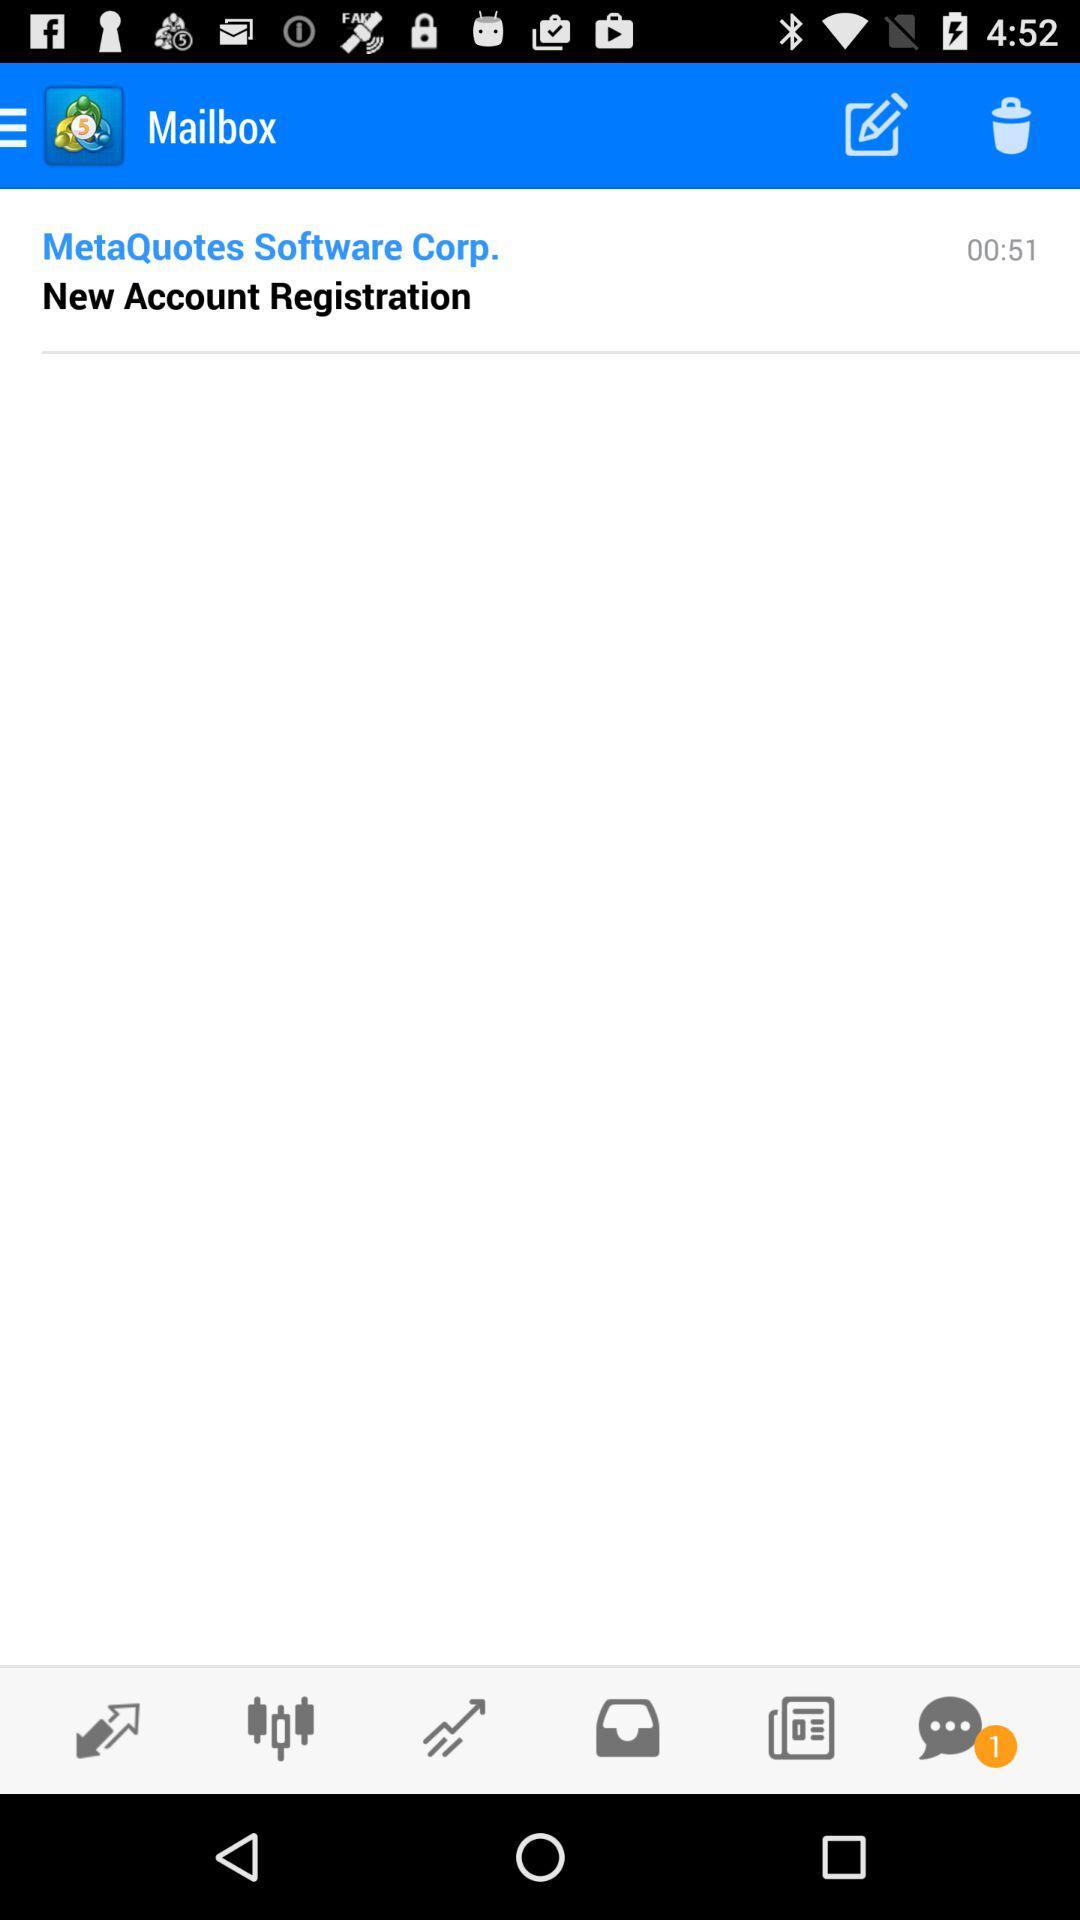  I want to click on the chat icon, so click(949, 1848).